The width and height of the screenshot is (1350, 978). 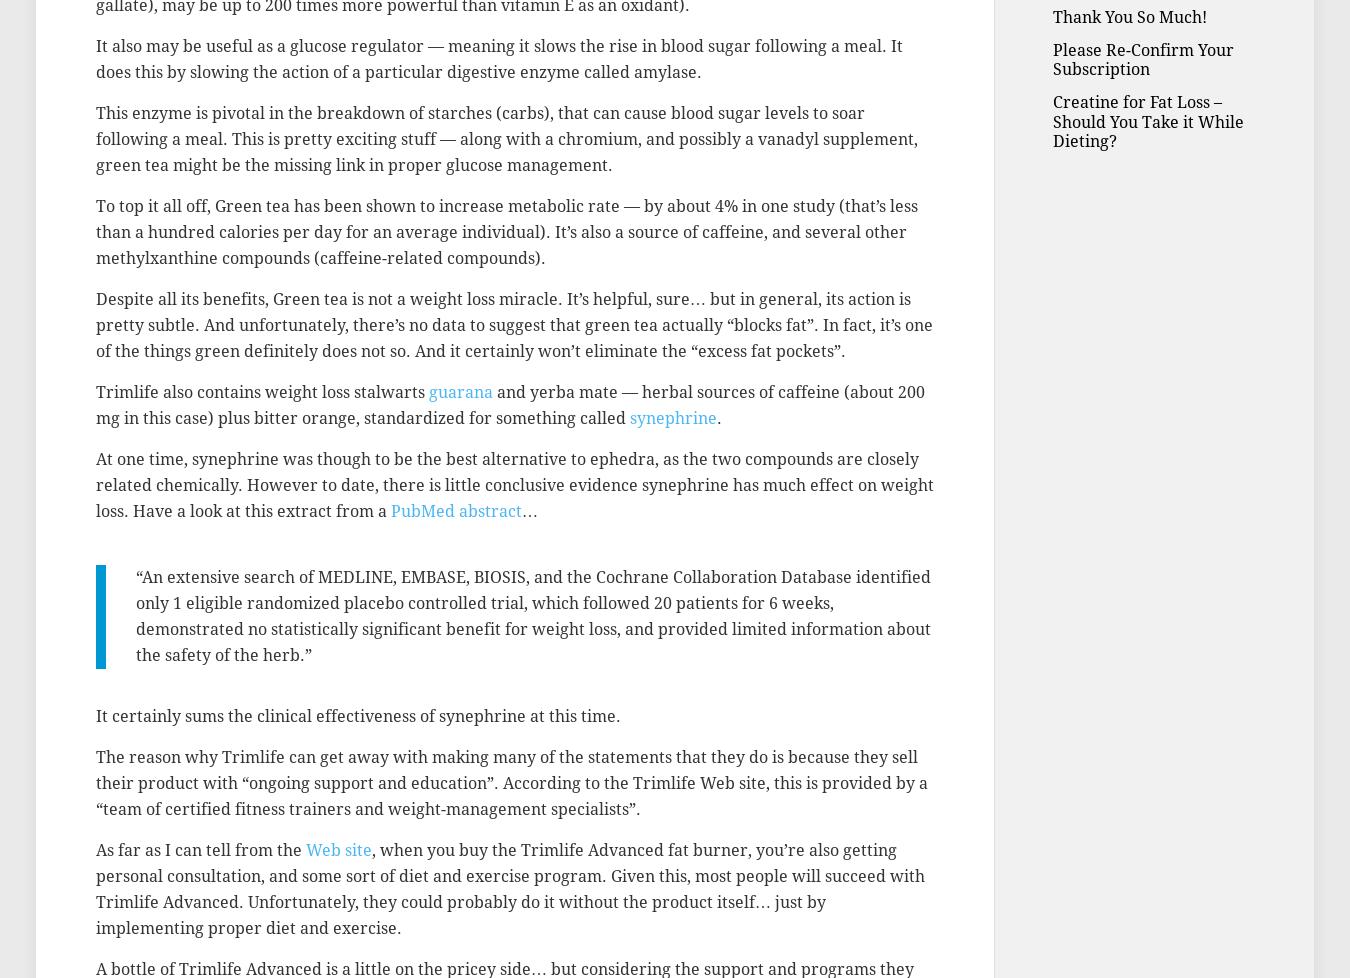 What do you see at coordinates (338, 849) in the screenshot?
I see `'Web site'` at bounding box center [338, 849].